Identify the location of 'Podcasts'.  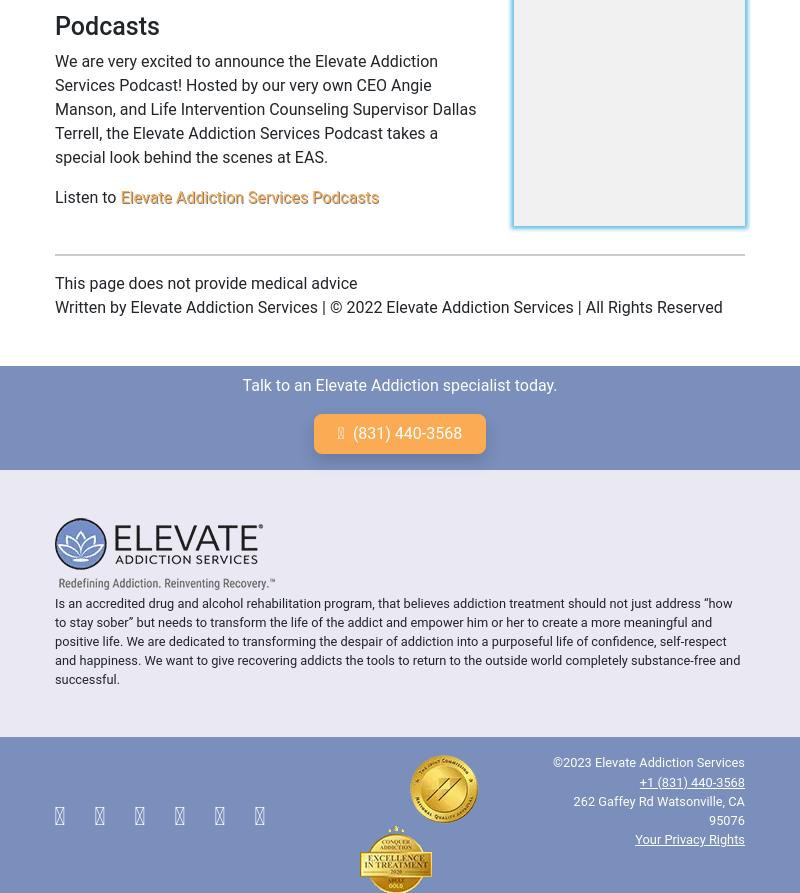
(106, 25).